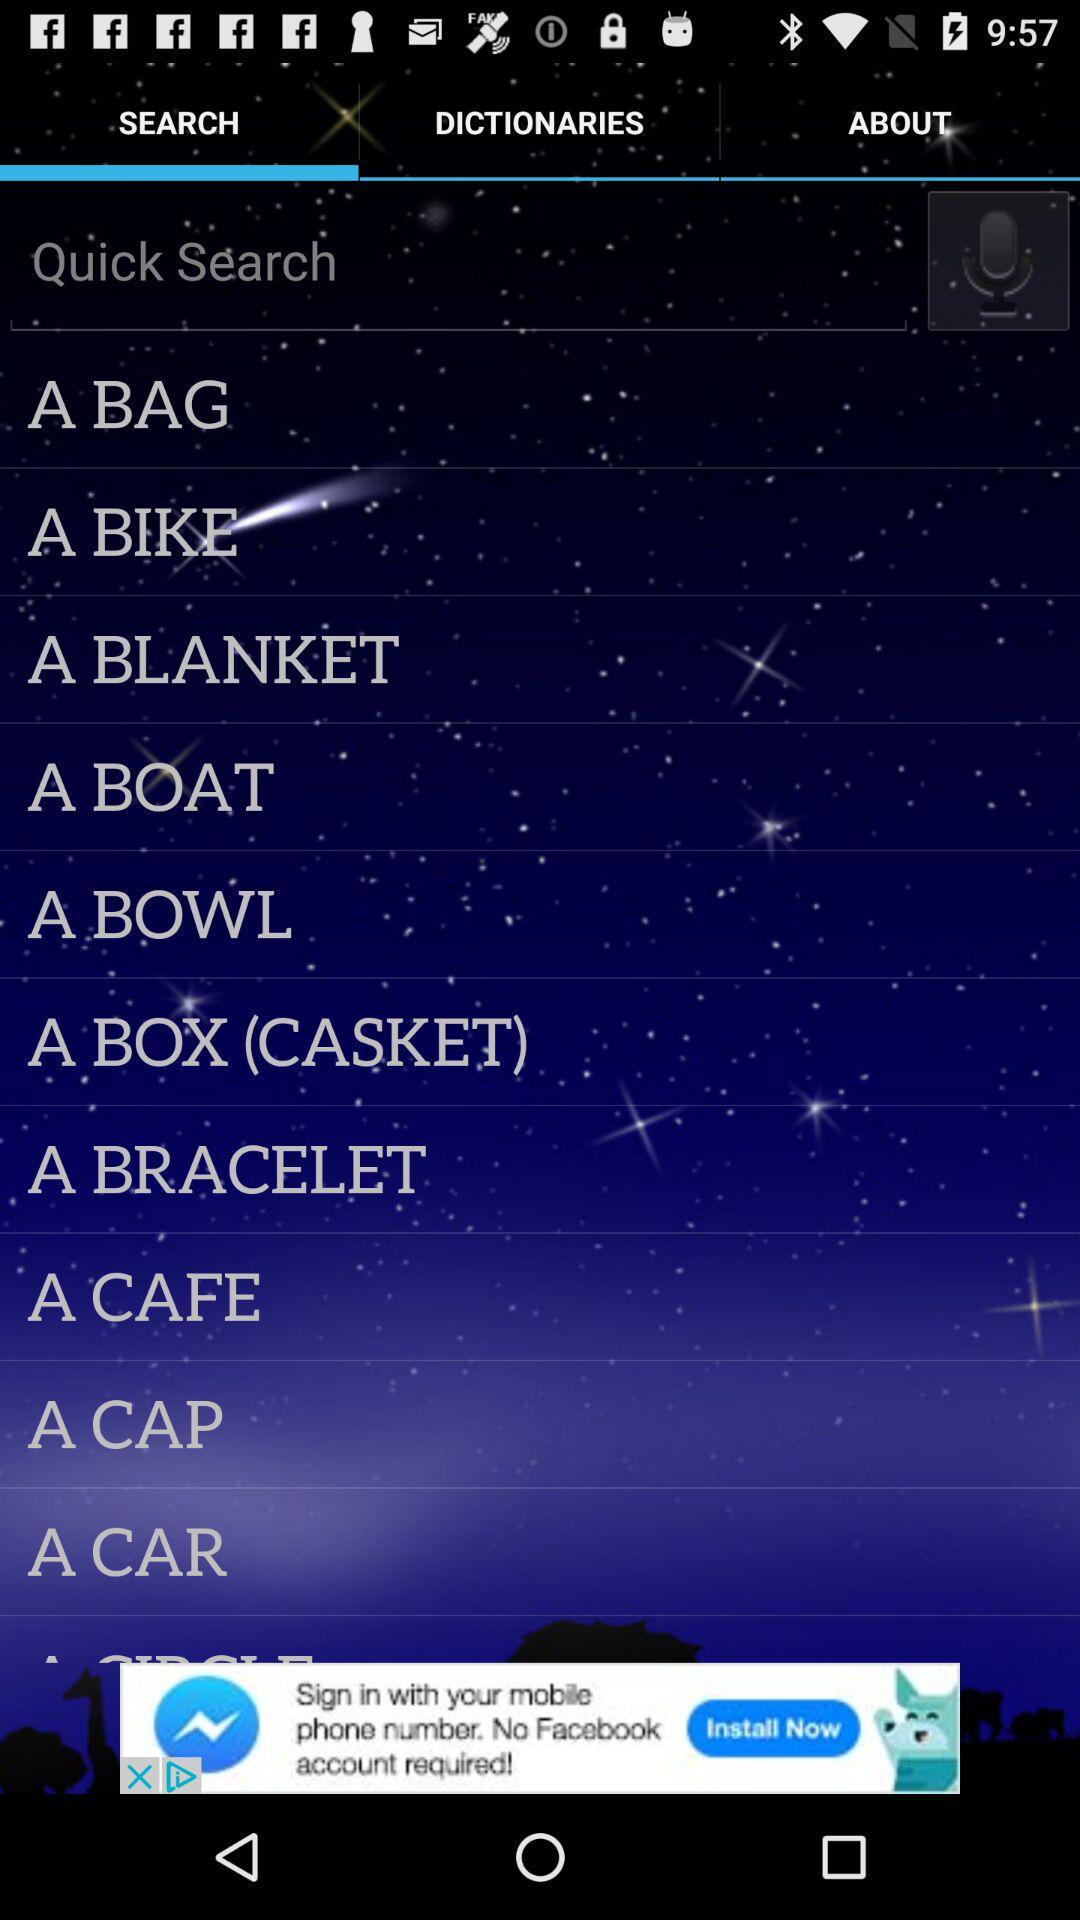 This screenshot has height=1920, width=1080. I want to click on banner advertisement, so click(540, 1727).